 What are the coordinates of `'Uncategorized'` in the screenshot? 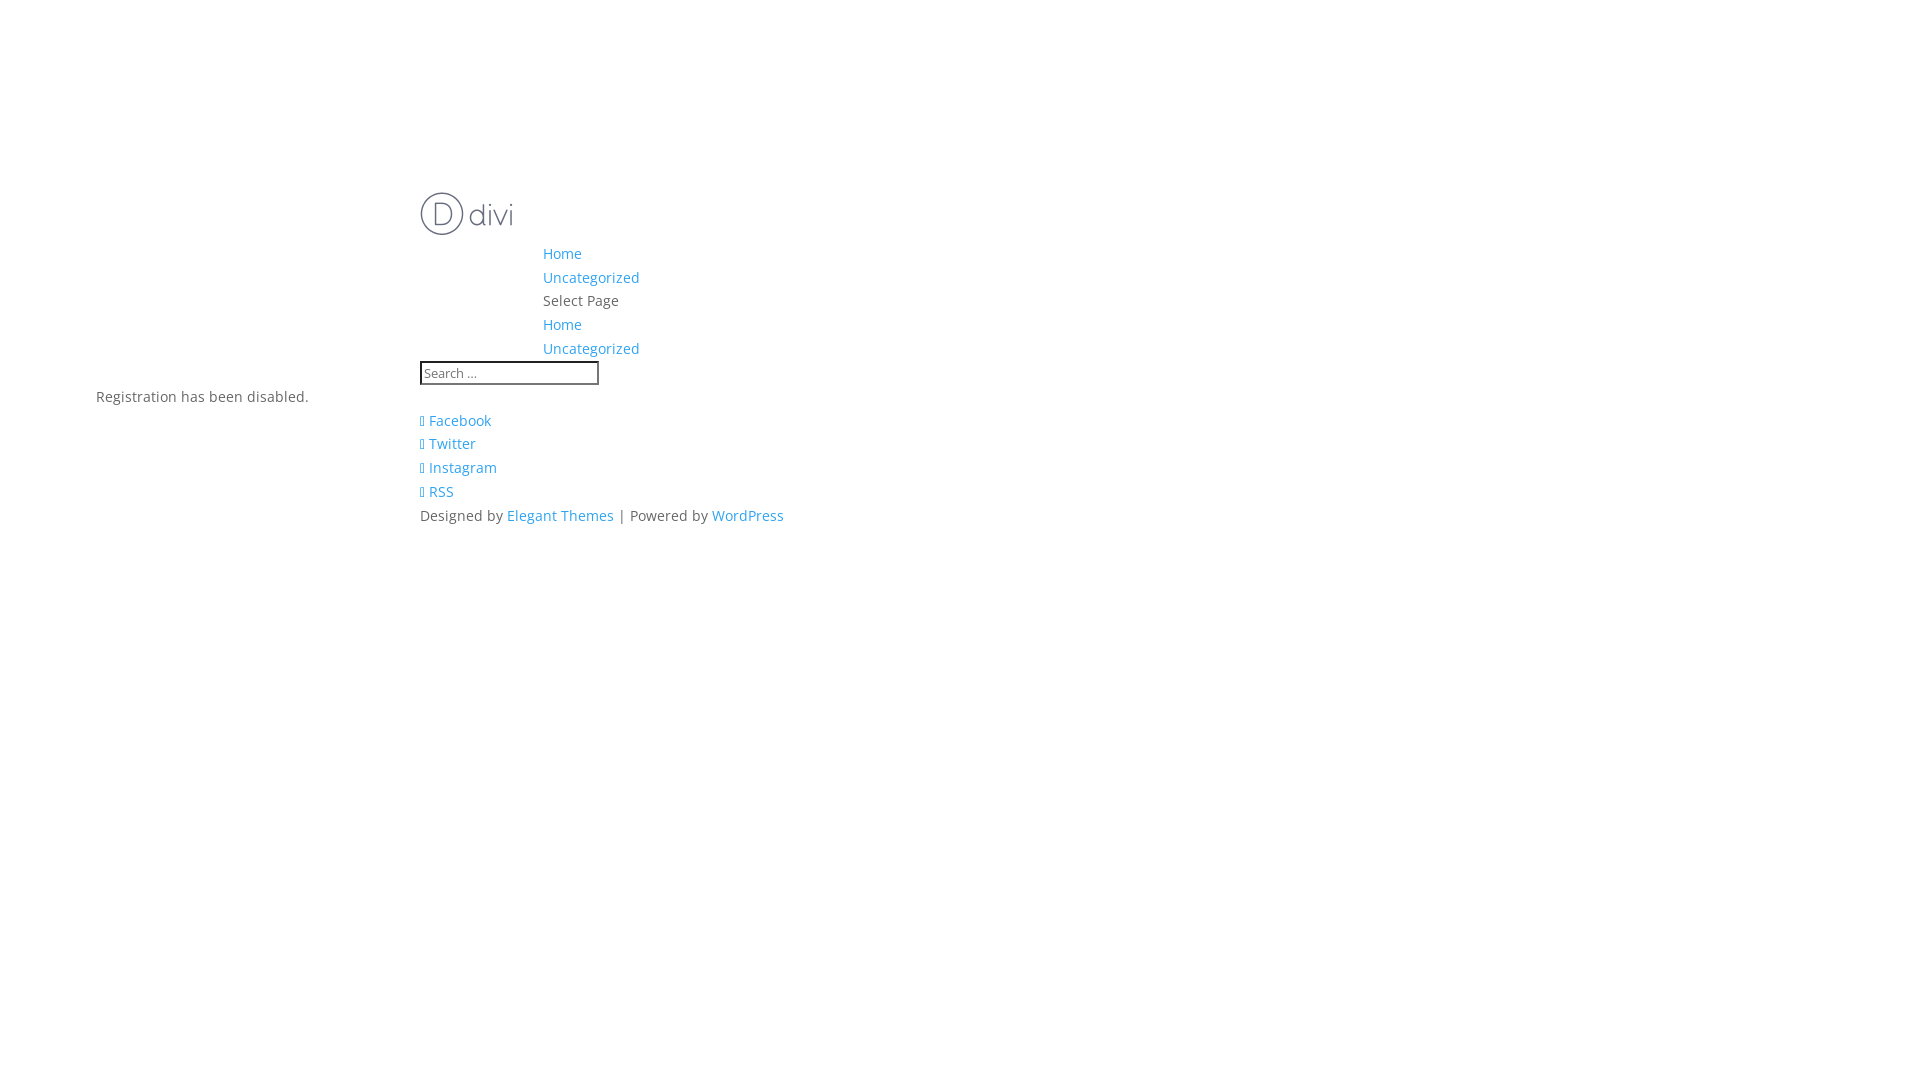 It's located at (590, 277).